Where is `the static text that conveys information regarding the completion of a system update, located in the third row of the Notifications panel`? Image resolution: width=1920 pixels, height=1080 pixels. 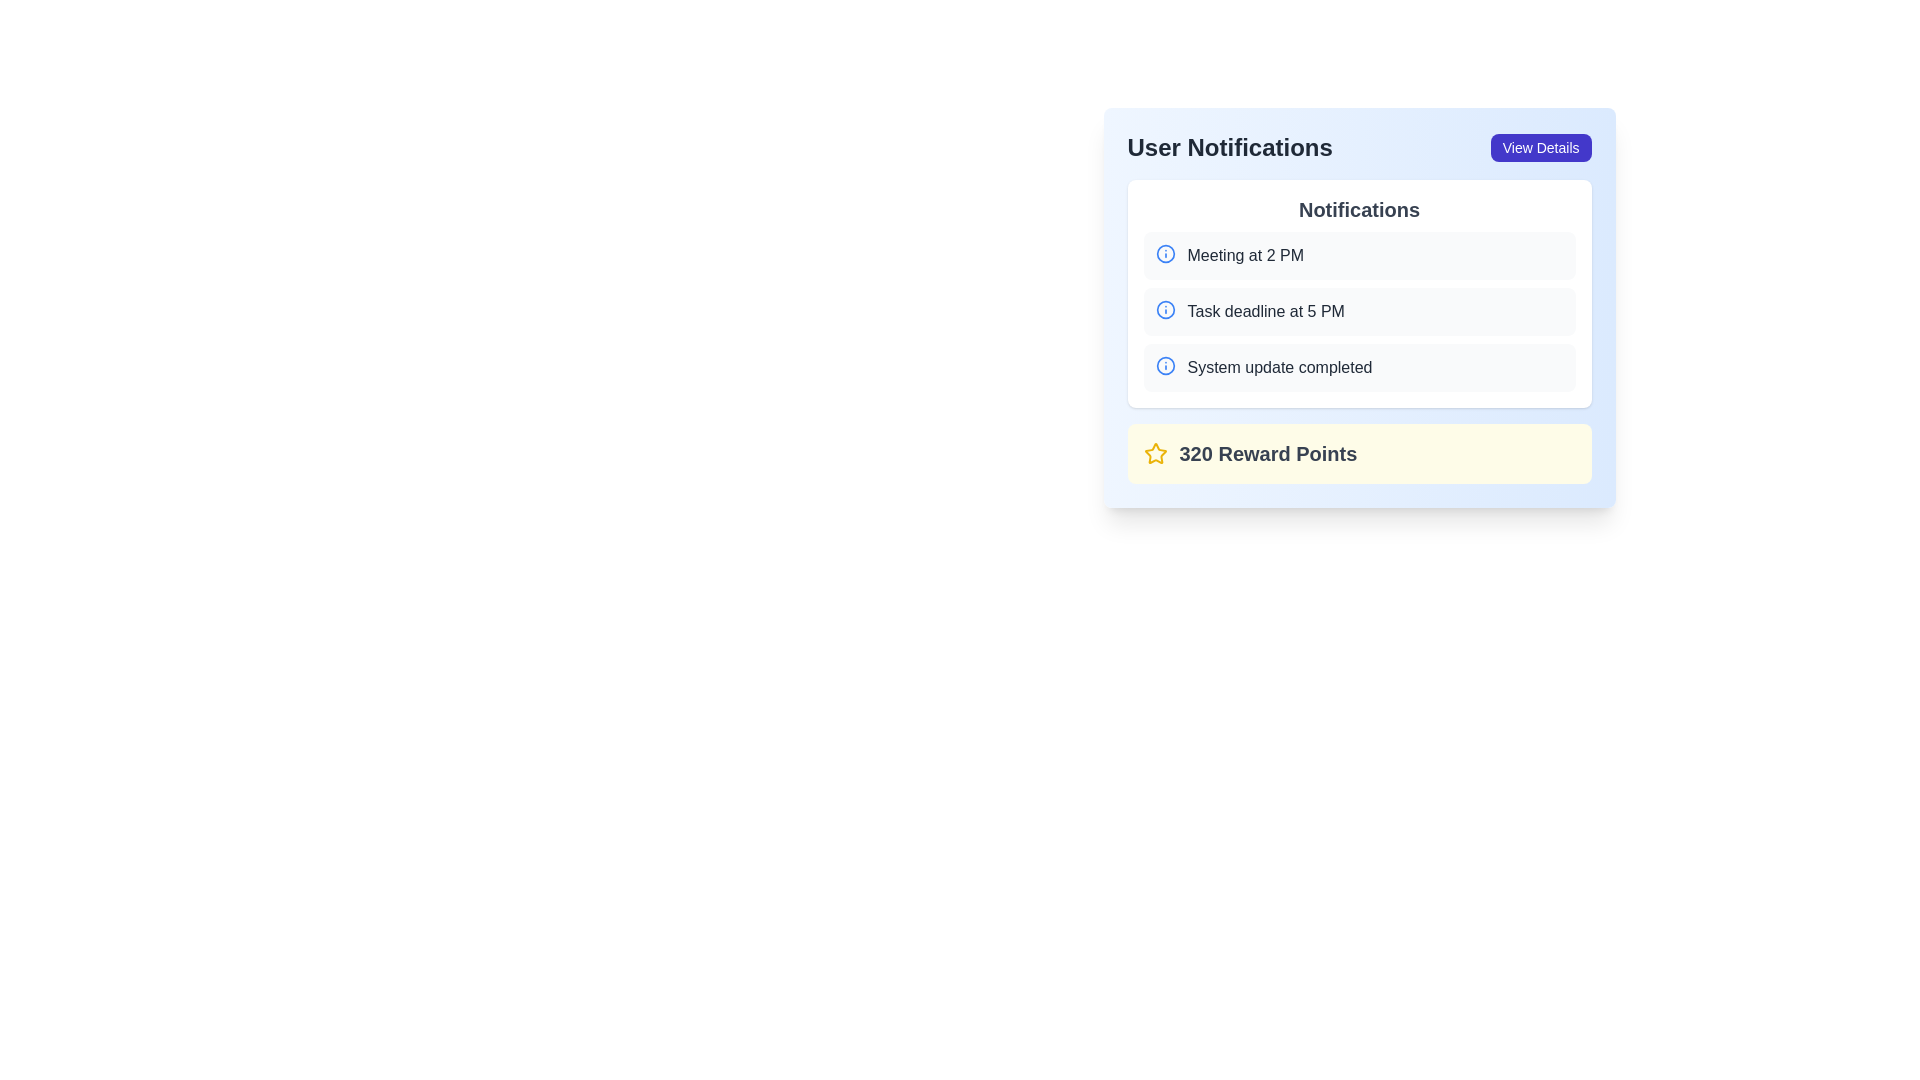
the static text that conveys information regarding the completion of a system update, located in the third row of the Notifications panel is located at coordinates (1280, 367).